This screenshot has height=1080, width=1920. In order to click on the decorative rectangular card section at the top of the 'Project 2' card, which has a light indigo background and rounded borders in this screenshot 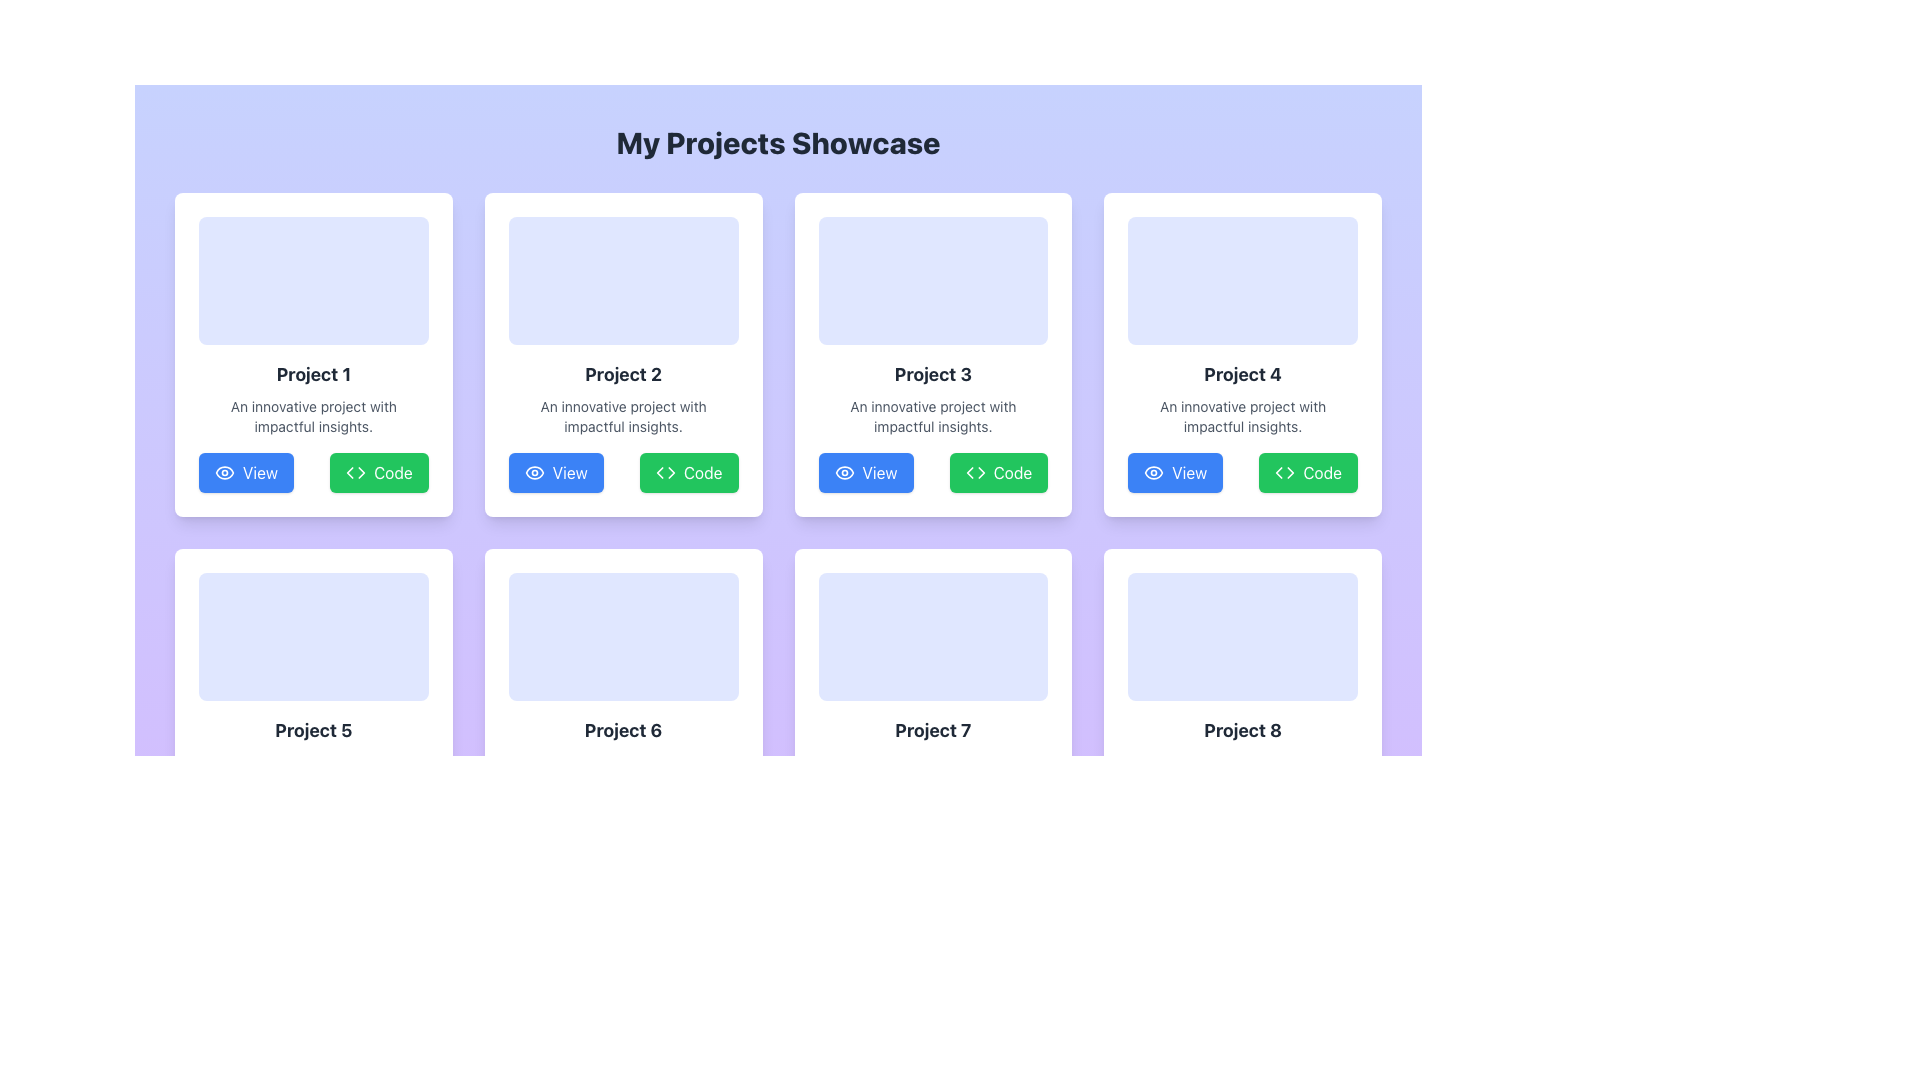, I will do `click(622, 281)`.